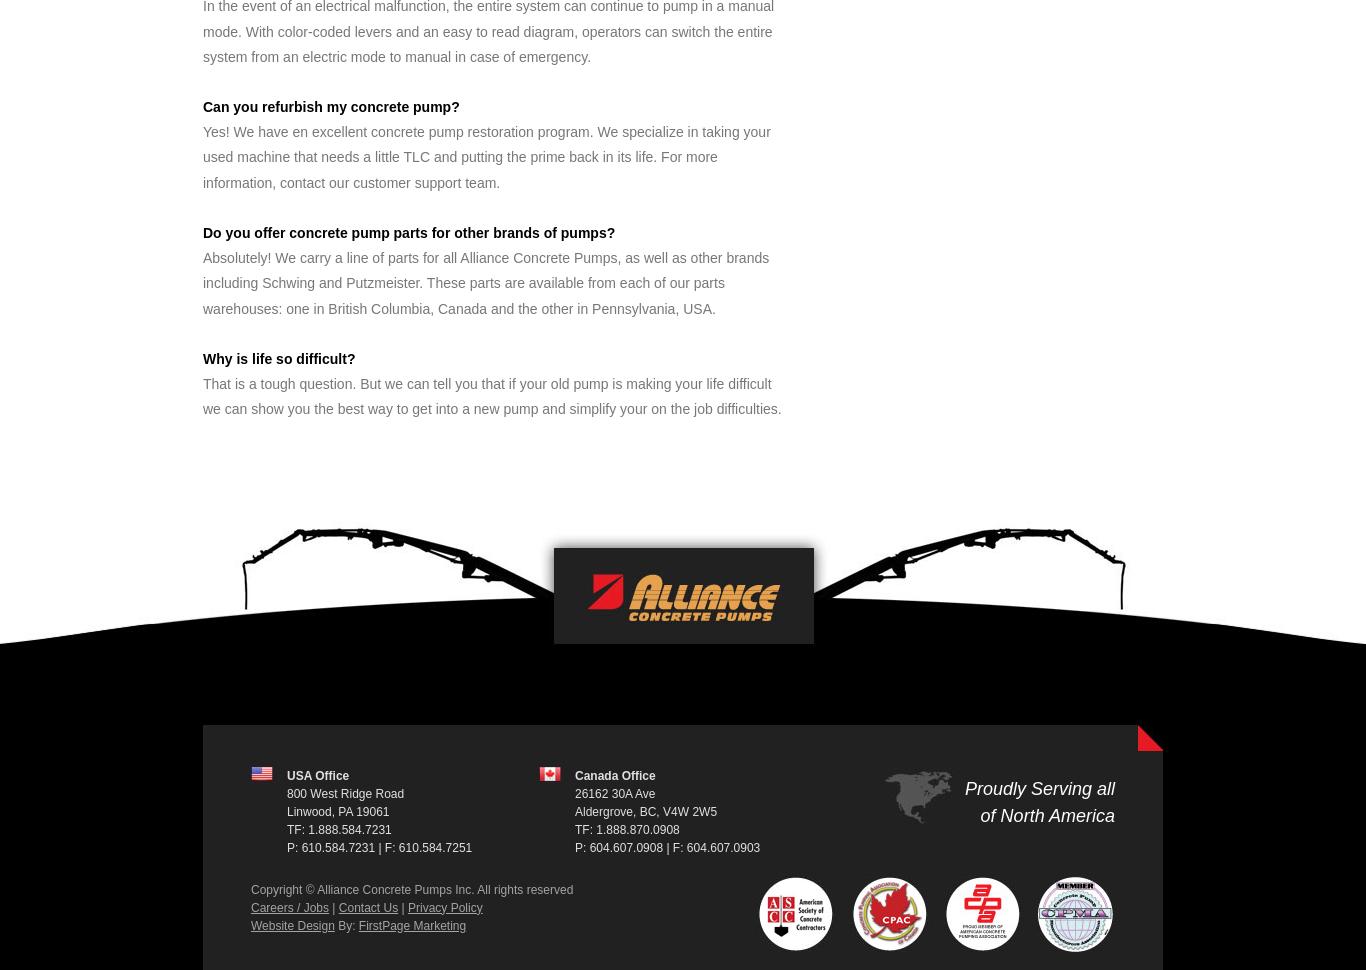 Image resolution: width=1366 pixels, height=970 pixels. I want to click on 'Can you refurbish my concrete pump?', so click(330, 106).